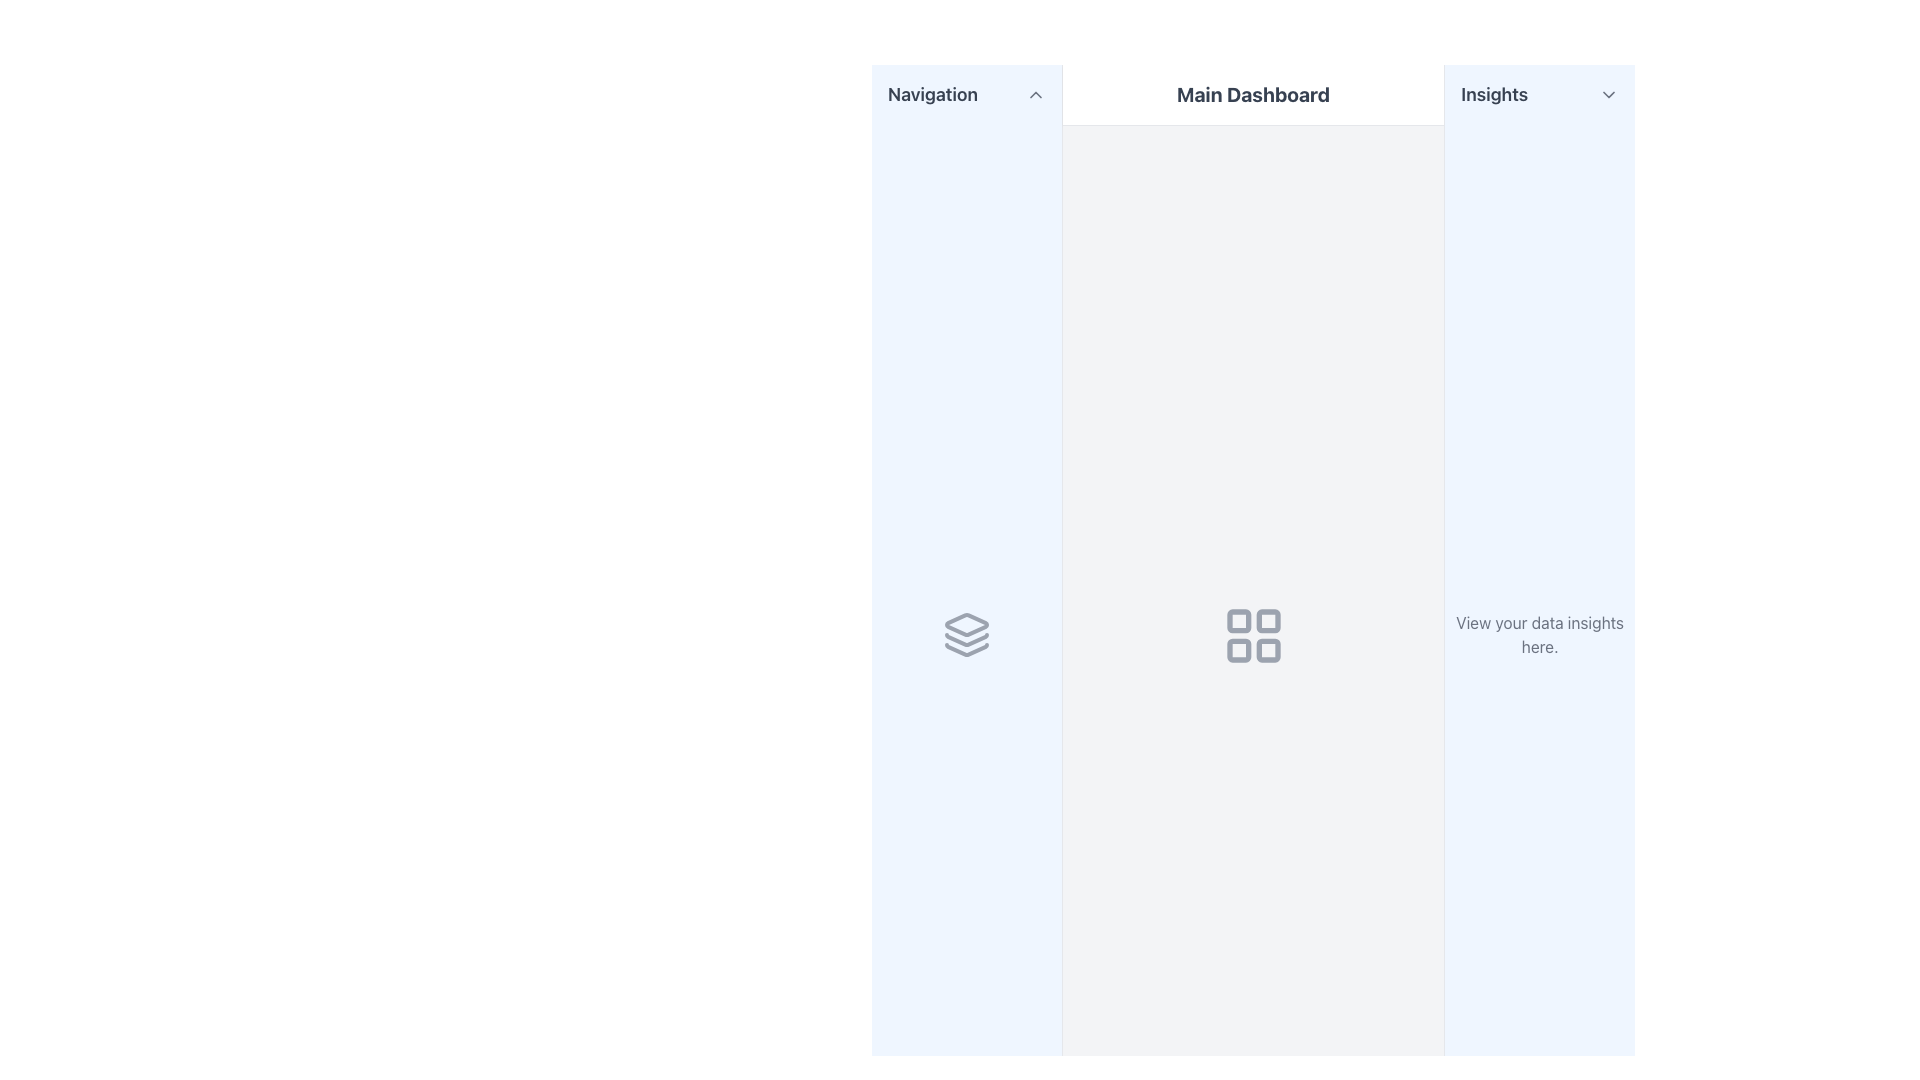 The height and width of the screenshot is (1080, 1920). Describe the element at coordinates (966, 640) in the screenshot. I see `the middle layer icon of the SVG icon stack, which serves as a decorative and functional part of the layering symbol` at that location.